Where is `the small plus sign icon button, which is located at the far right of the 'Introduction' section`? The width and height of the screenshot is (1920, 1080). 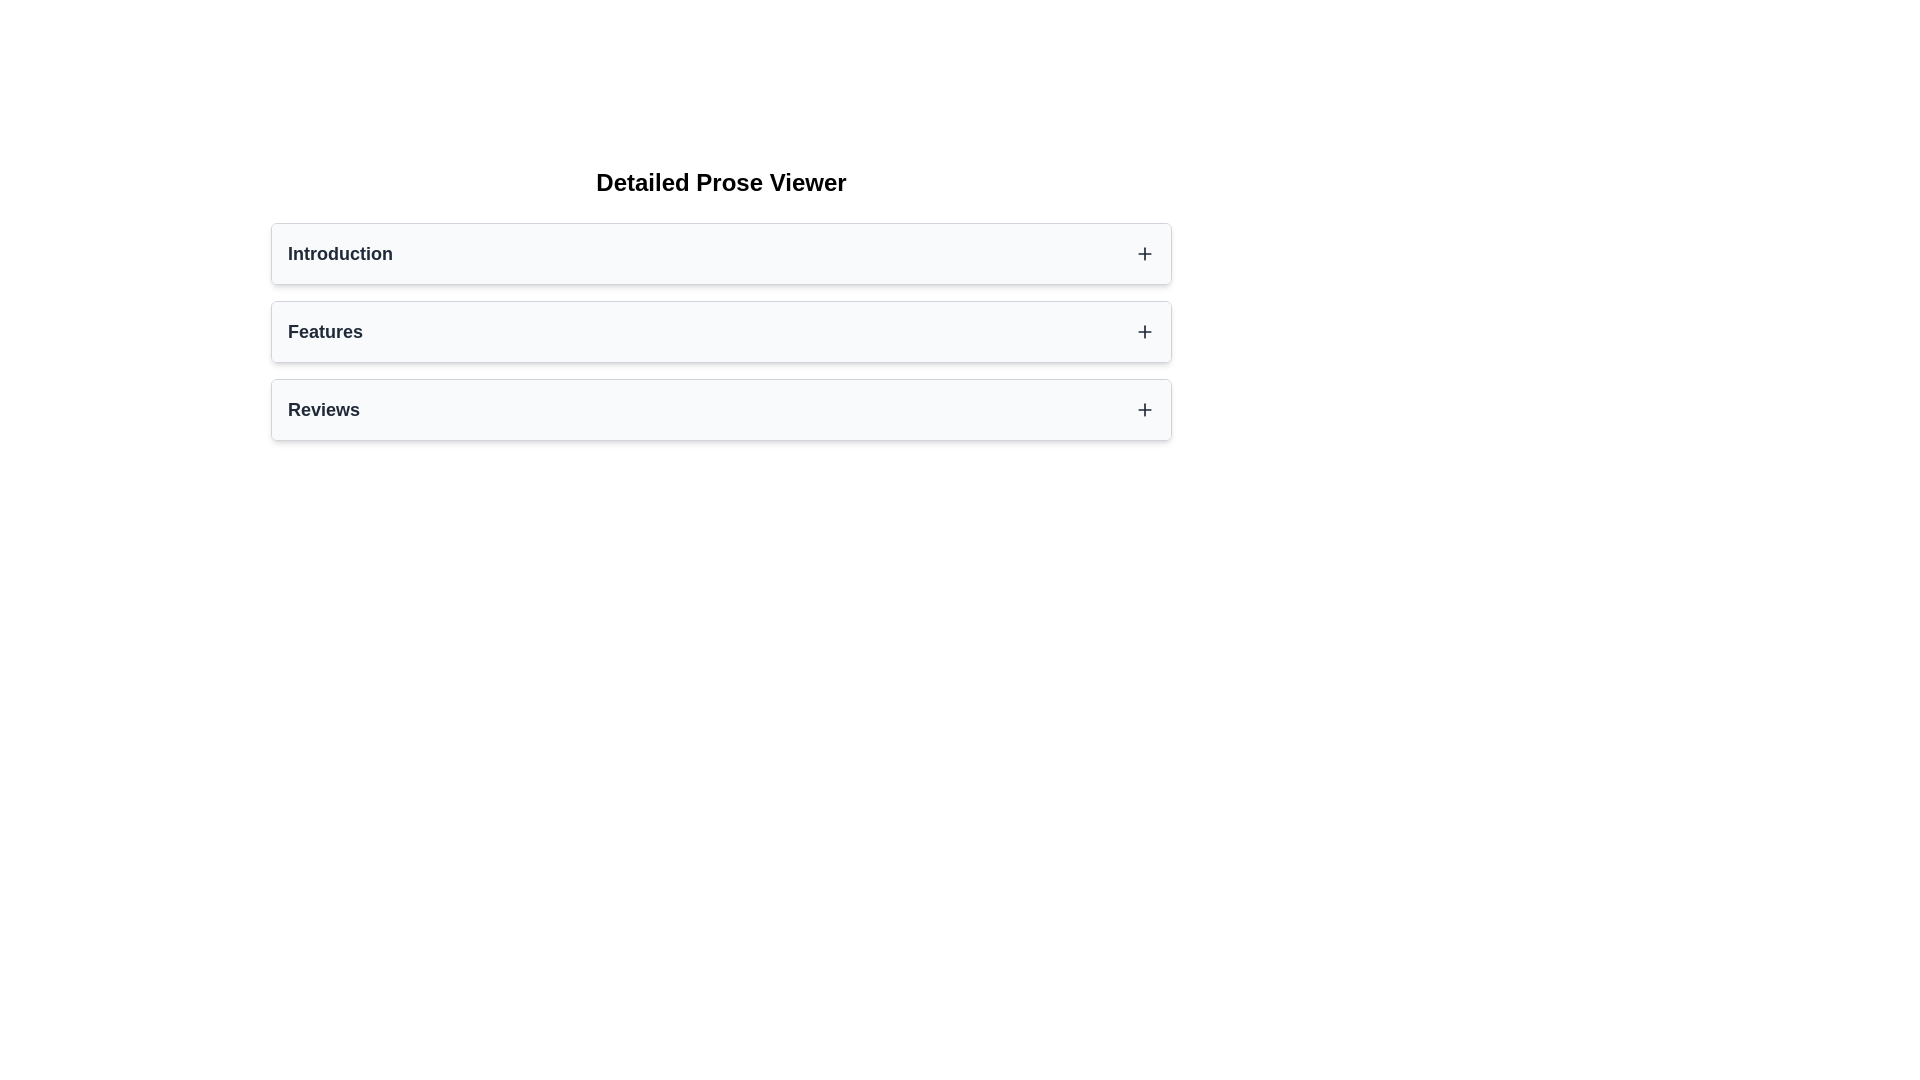
the small plus sign icon button, which is located at the far right of the 'Introduction' section is located at coordinates (1145, 253).